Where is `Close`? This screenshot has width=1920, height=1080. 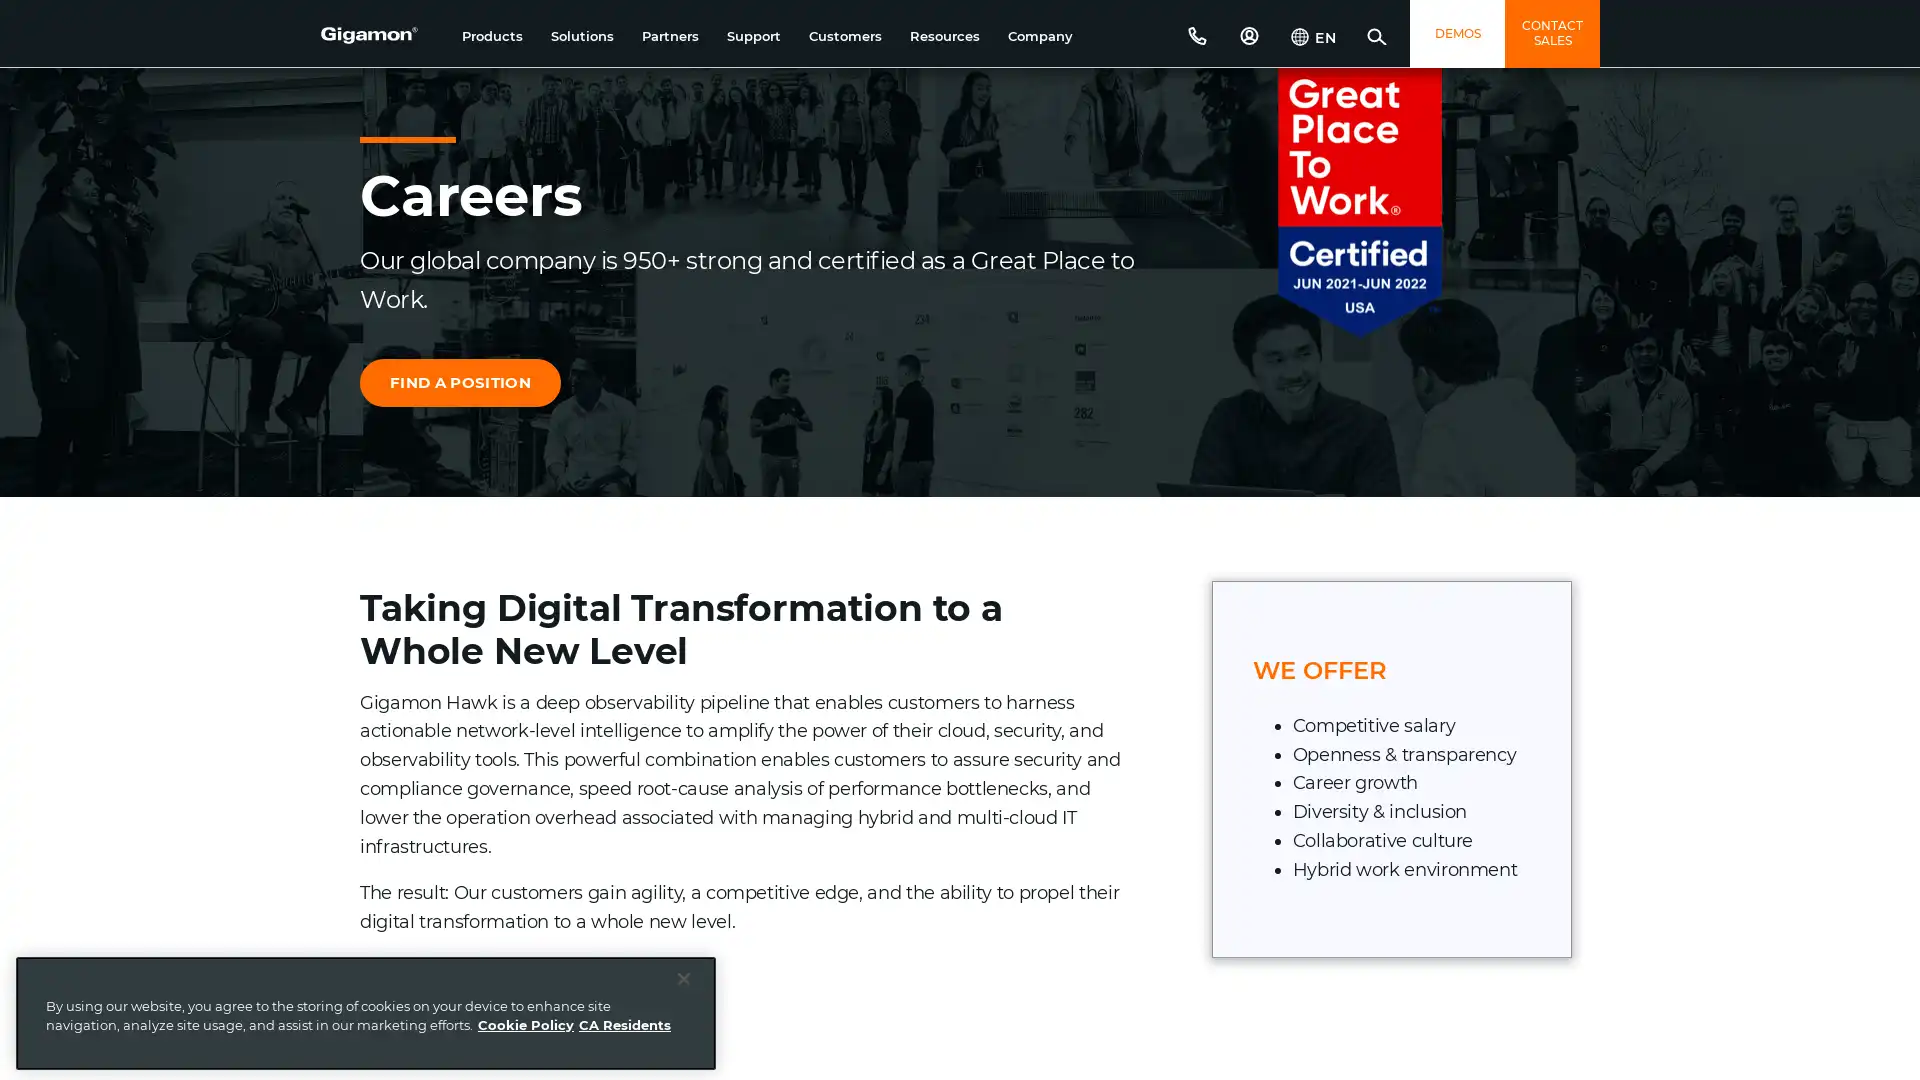
Close is located at coordinates (684, 977).